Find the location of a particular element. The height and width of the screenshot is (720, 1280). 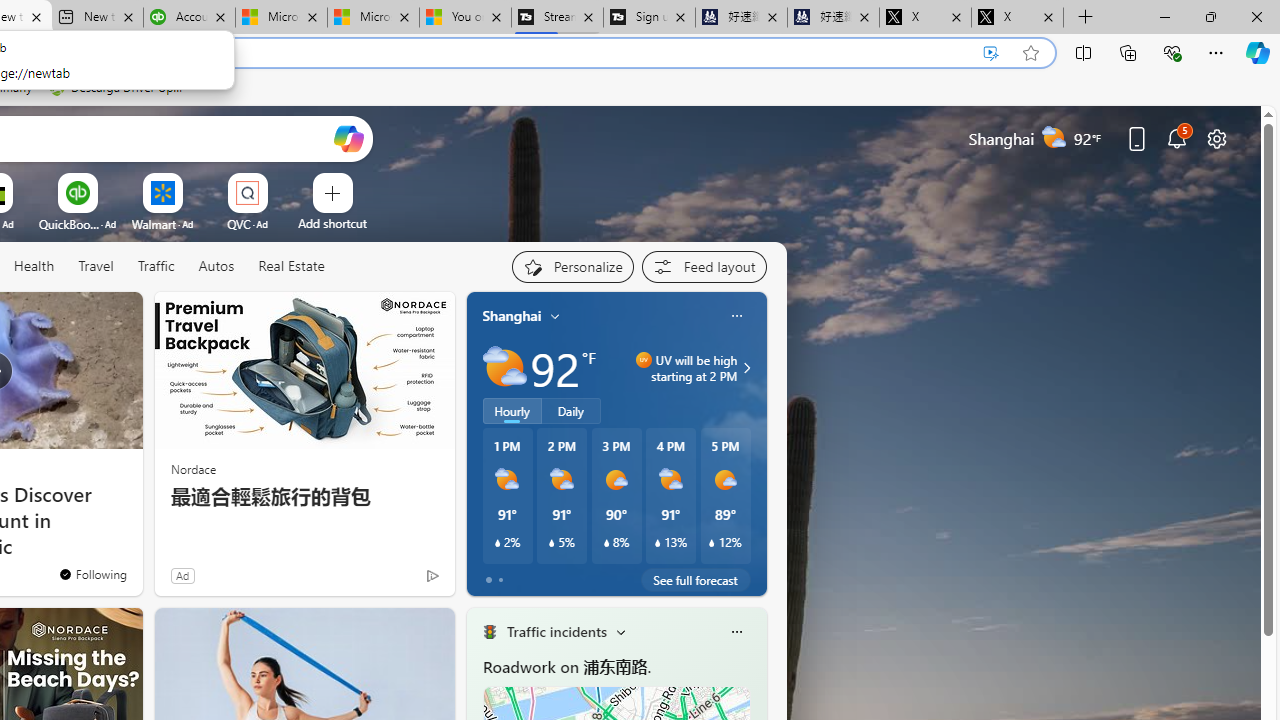

'Page settings' is located at coordinates (1215, 137).